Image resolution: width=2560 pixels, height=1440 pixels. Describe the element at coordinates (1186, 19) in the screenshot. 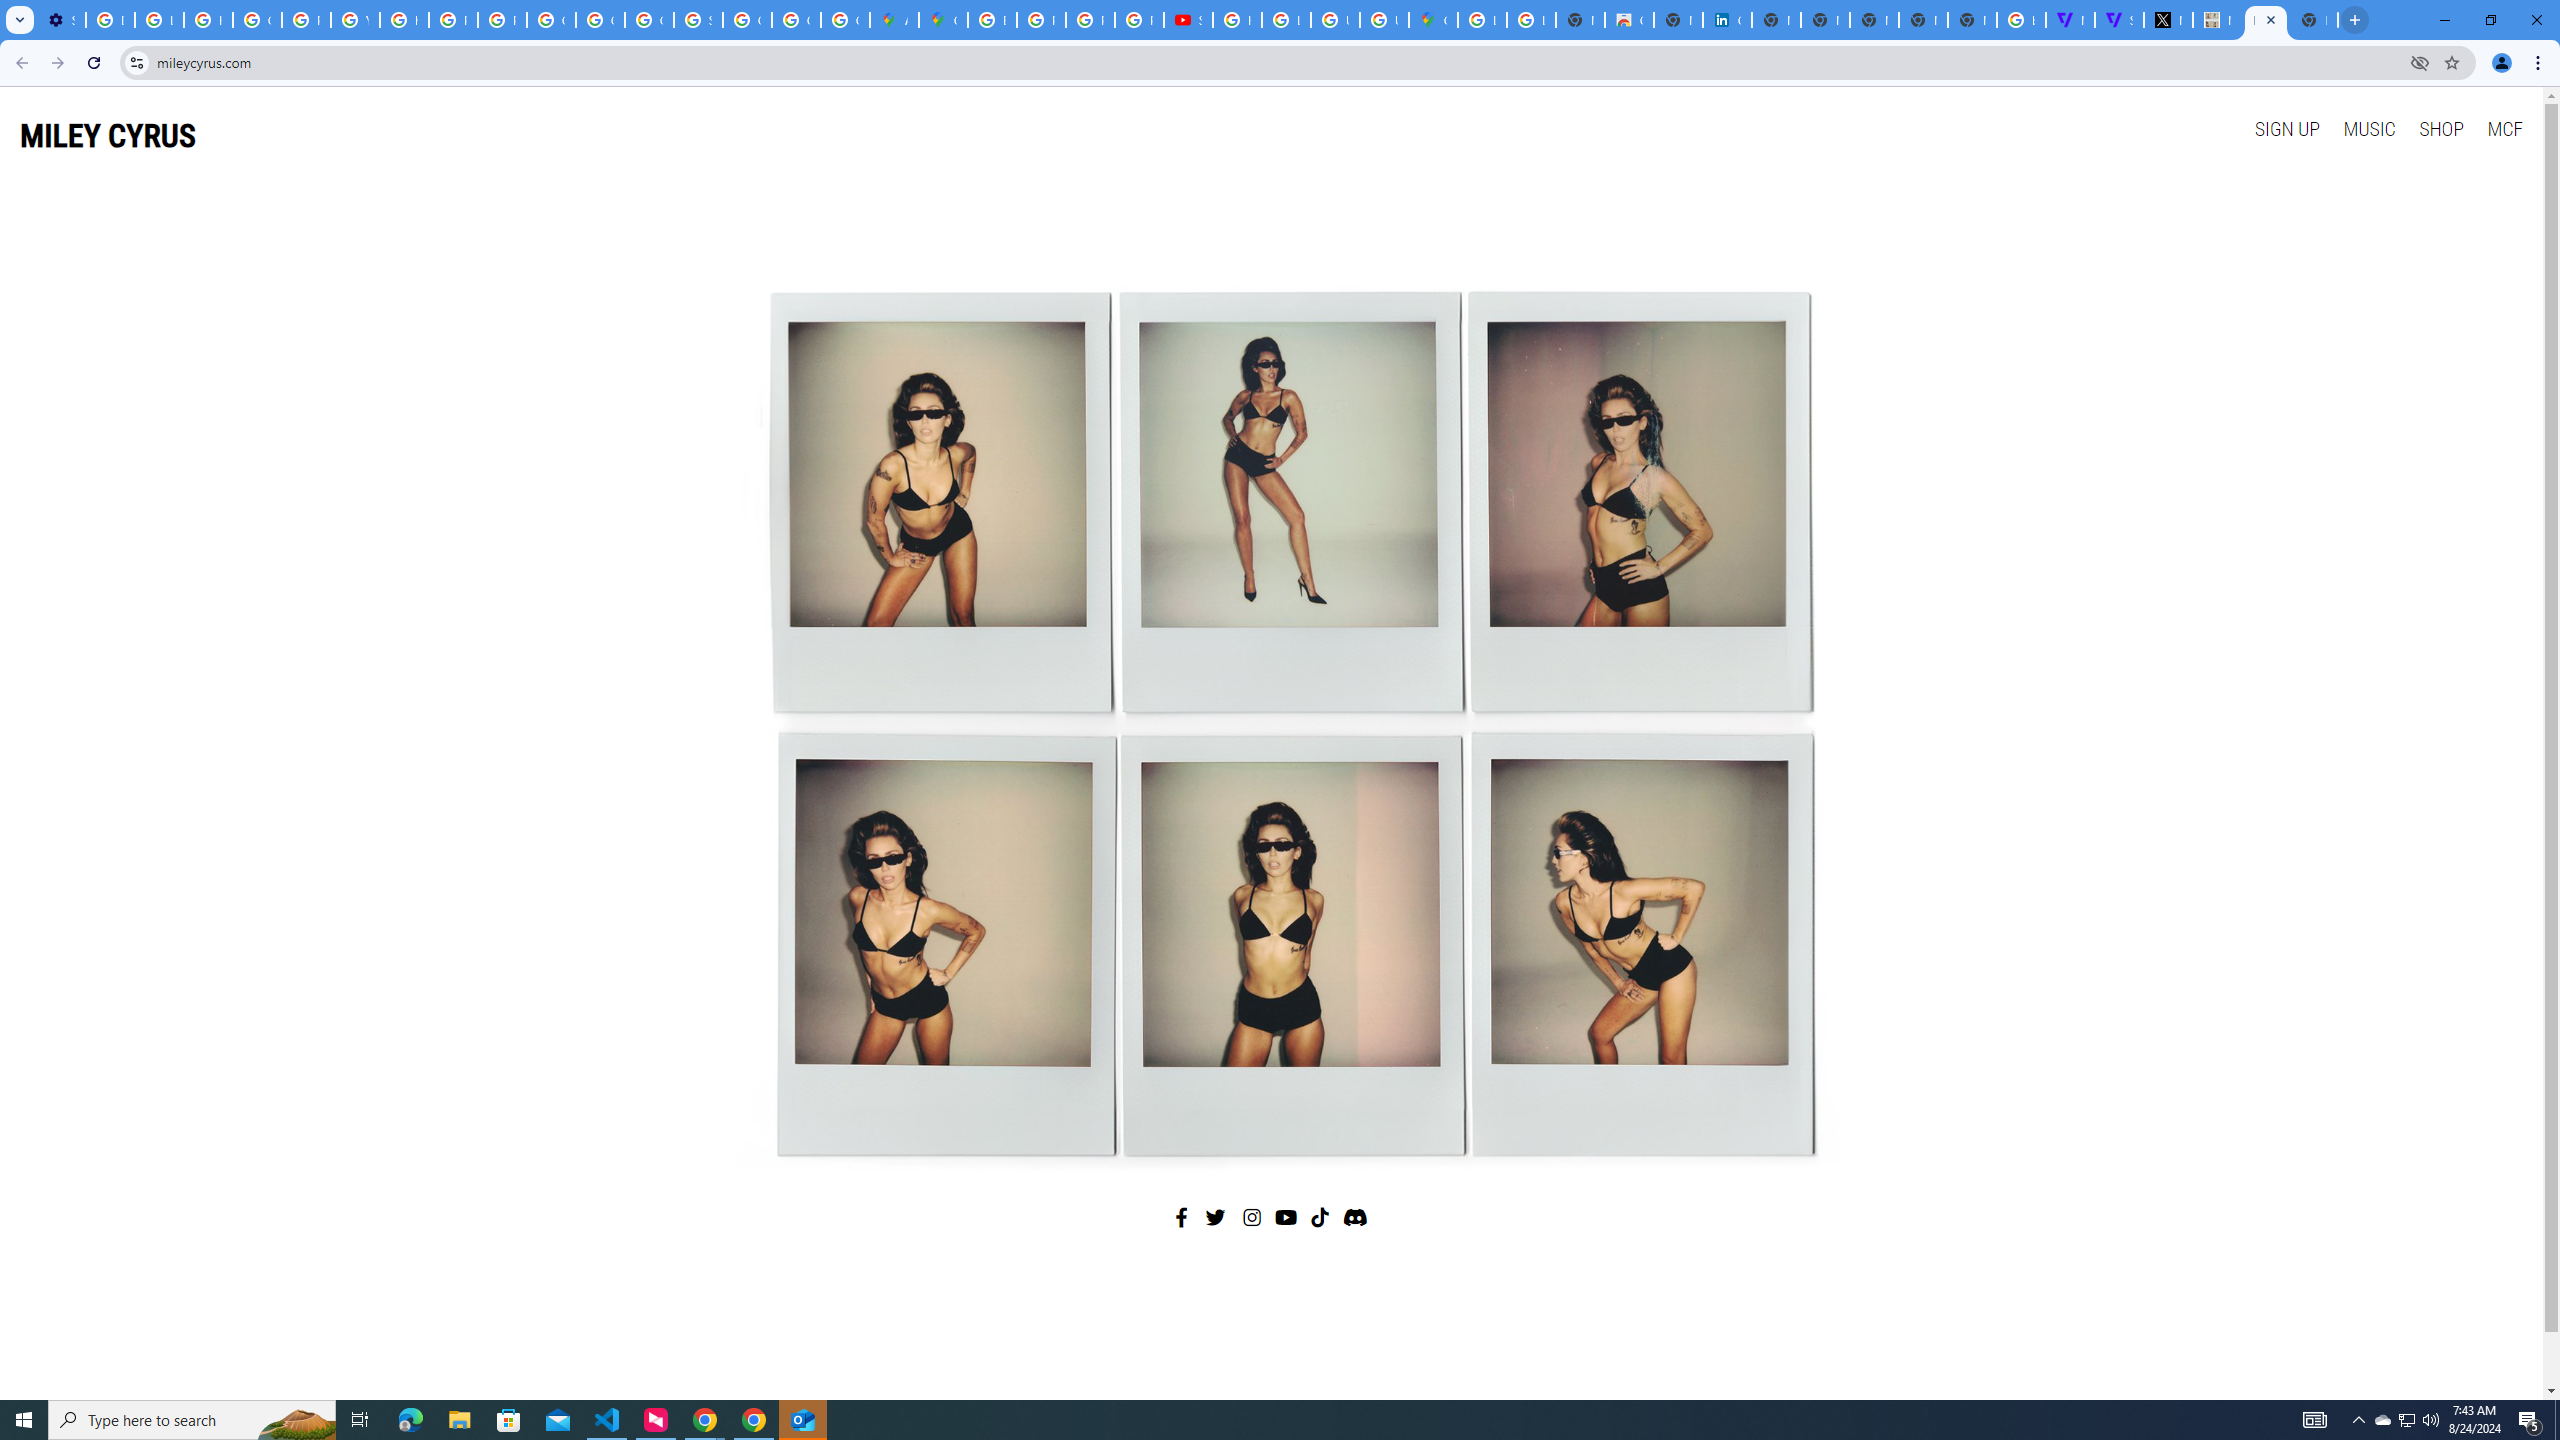

I see `'Subscriptions - YouTube'` at that location.